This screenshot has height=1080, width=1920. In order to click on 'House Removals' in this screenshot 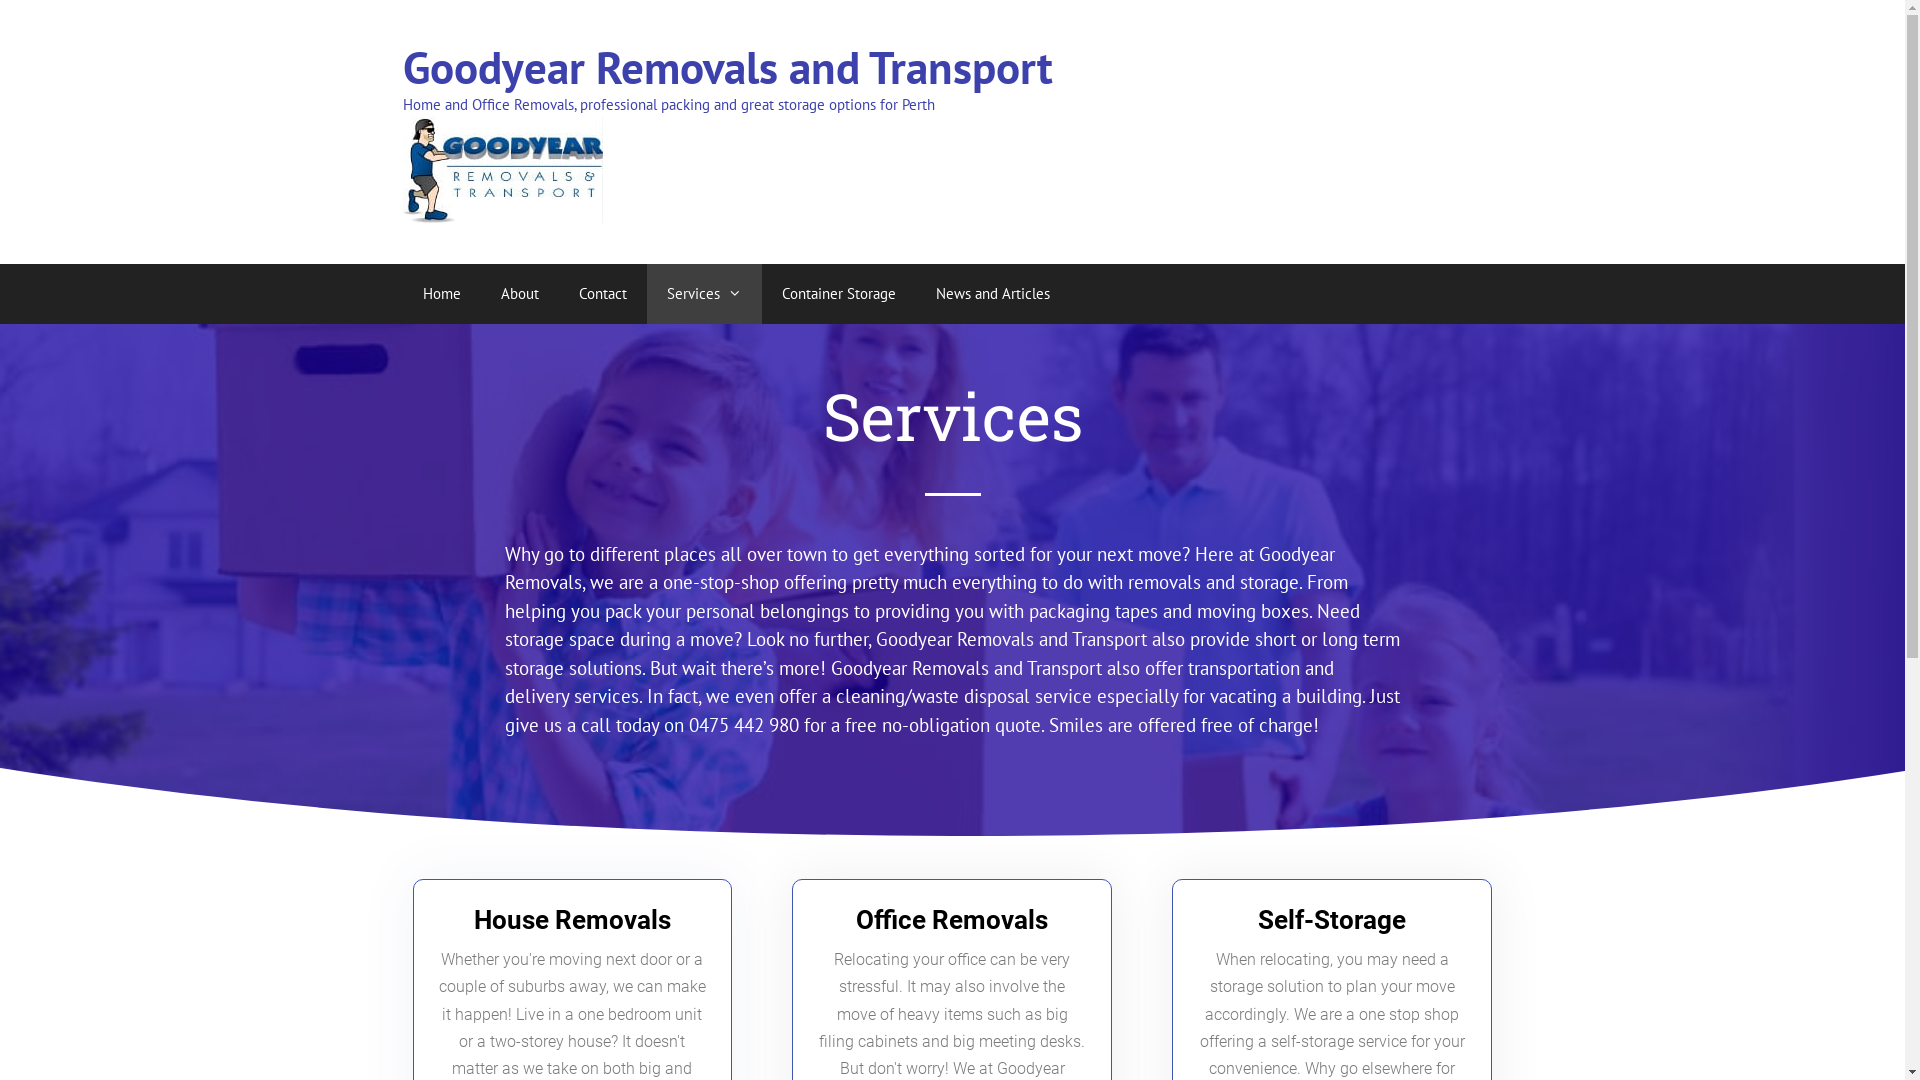, I will do `click(571, 920)`.